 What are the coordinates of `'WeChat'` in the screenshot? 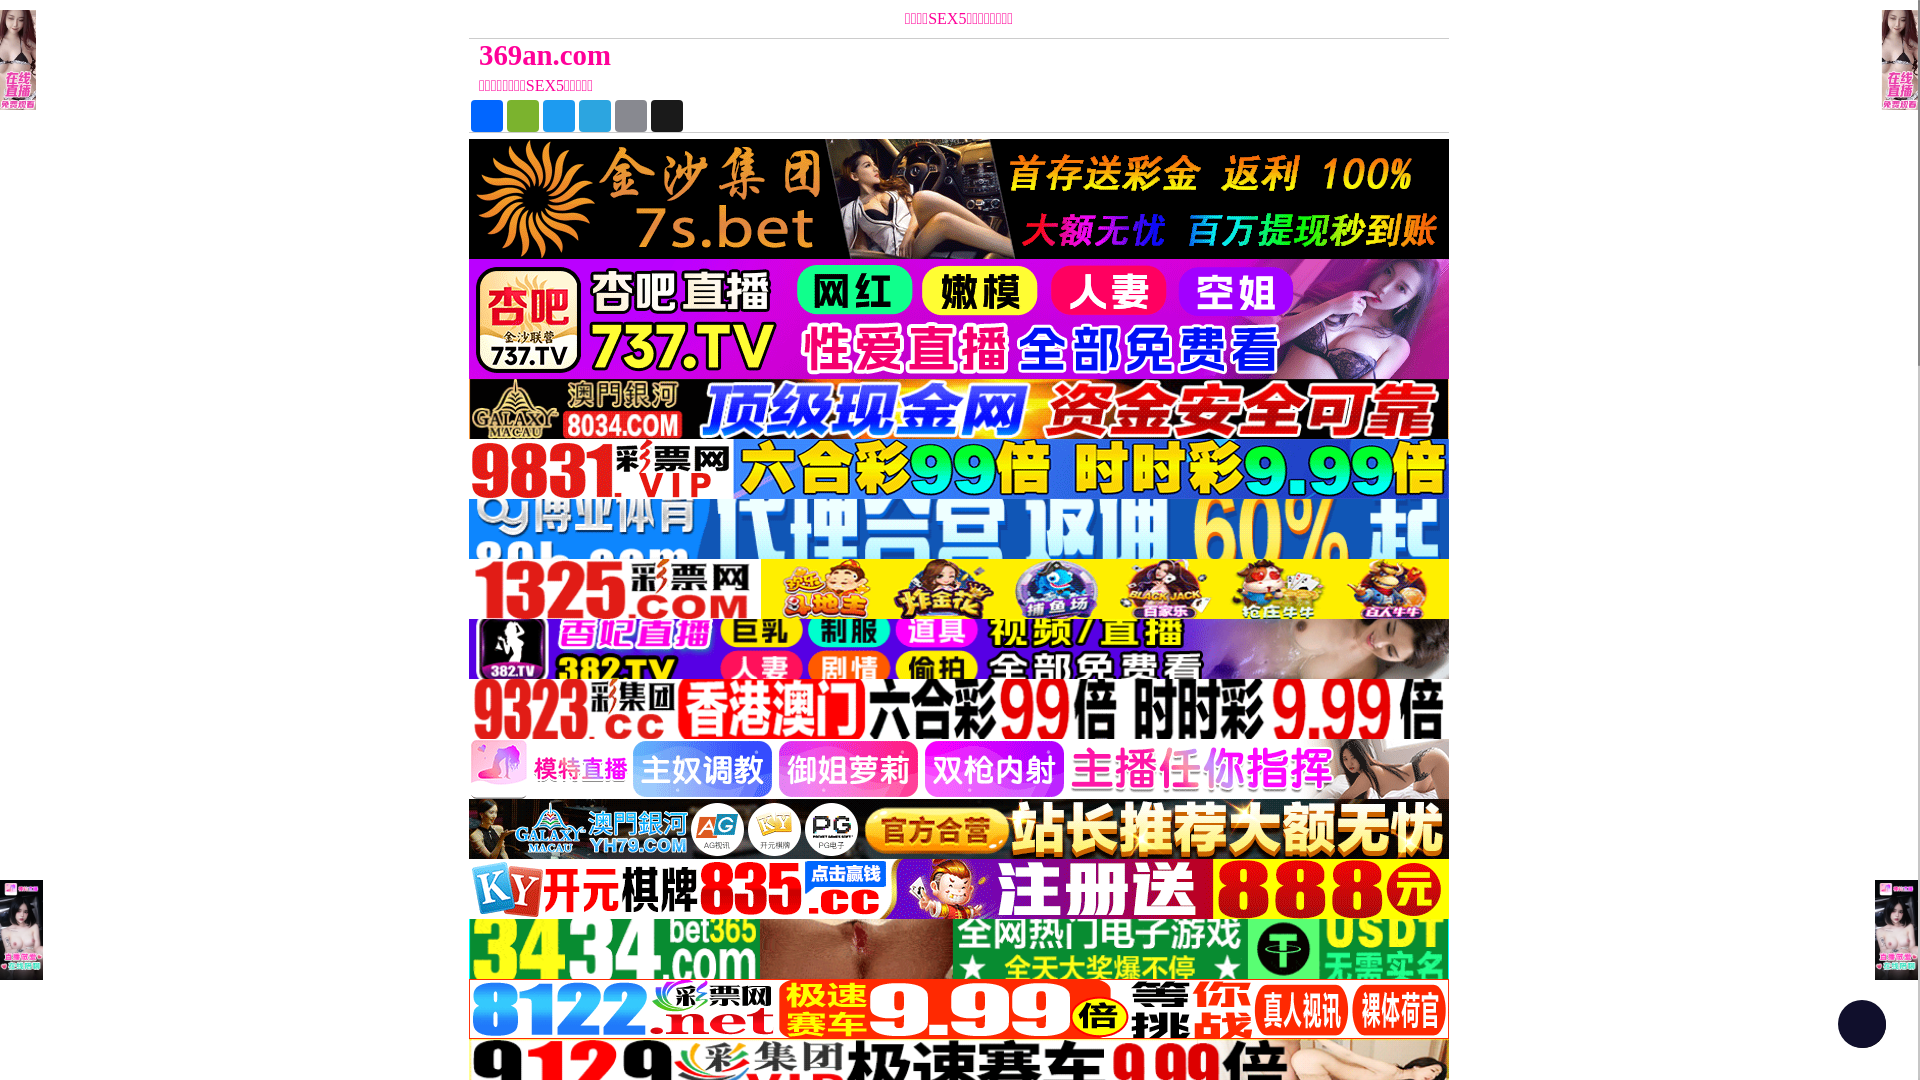 It's located at (523, 115).